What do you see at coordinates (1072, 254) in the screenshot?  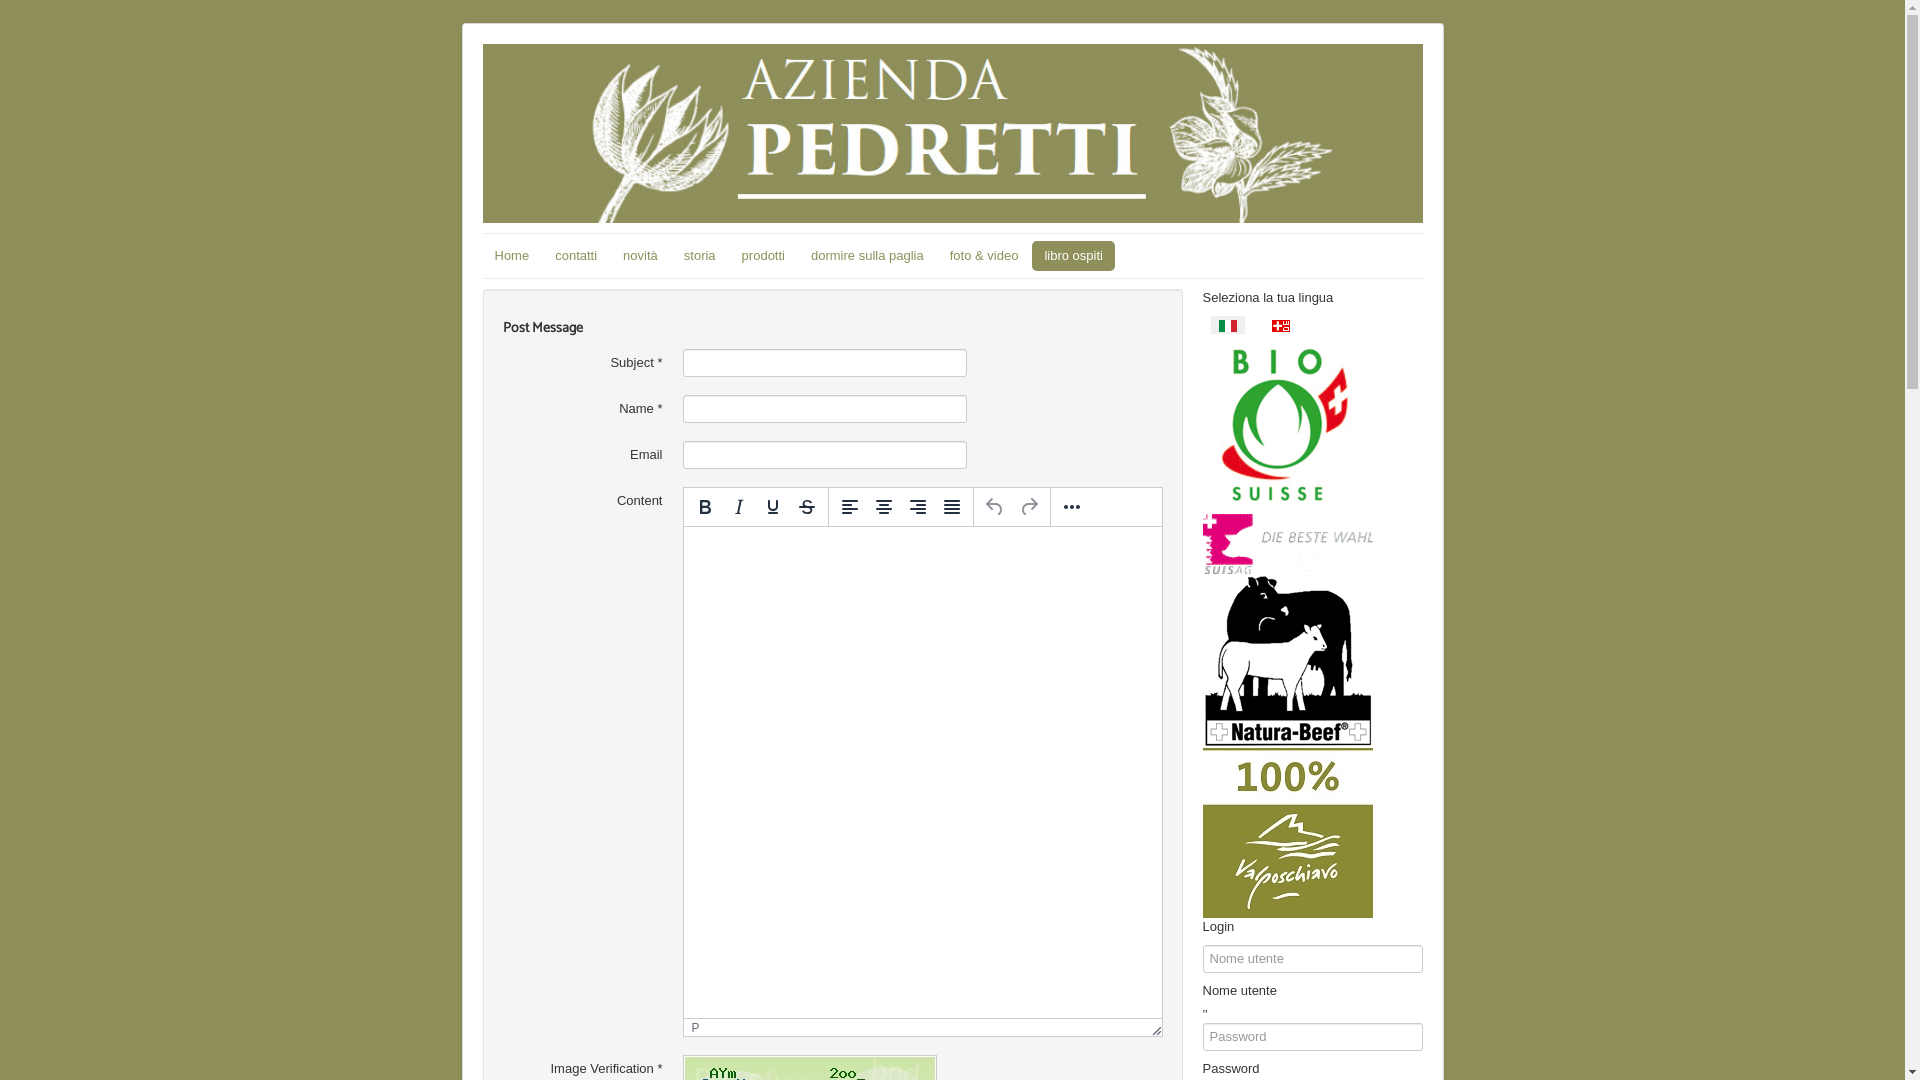 I see `'libro ospiti'` at bounding box center [1072, 254].